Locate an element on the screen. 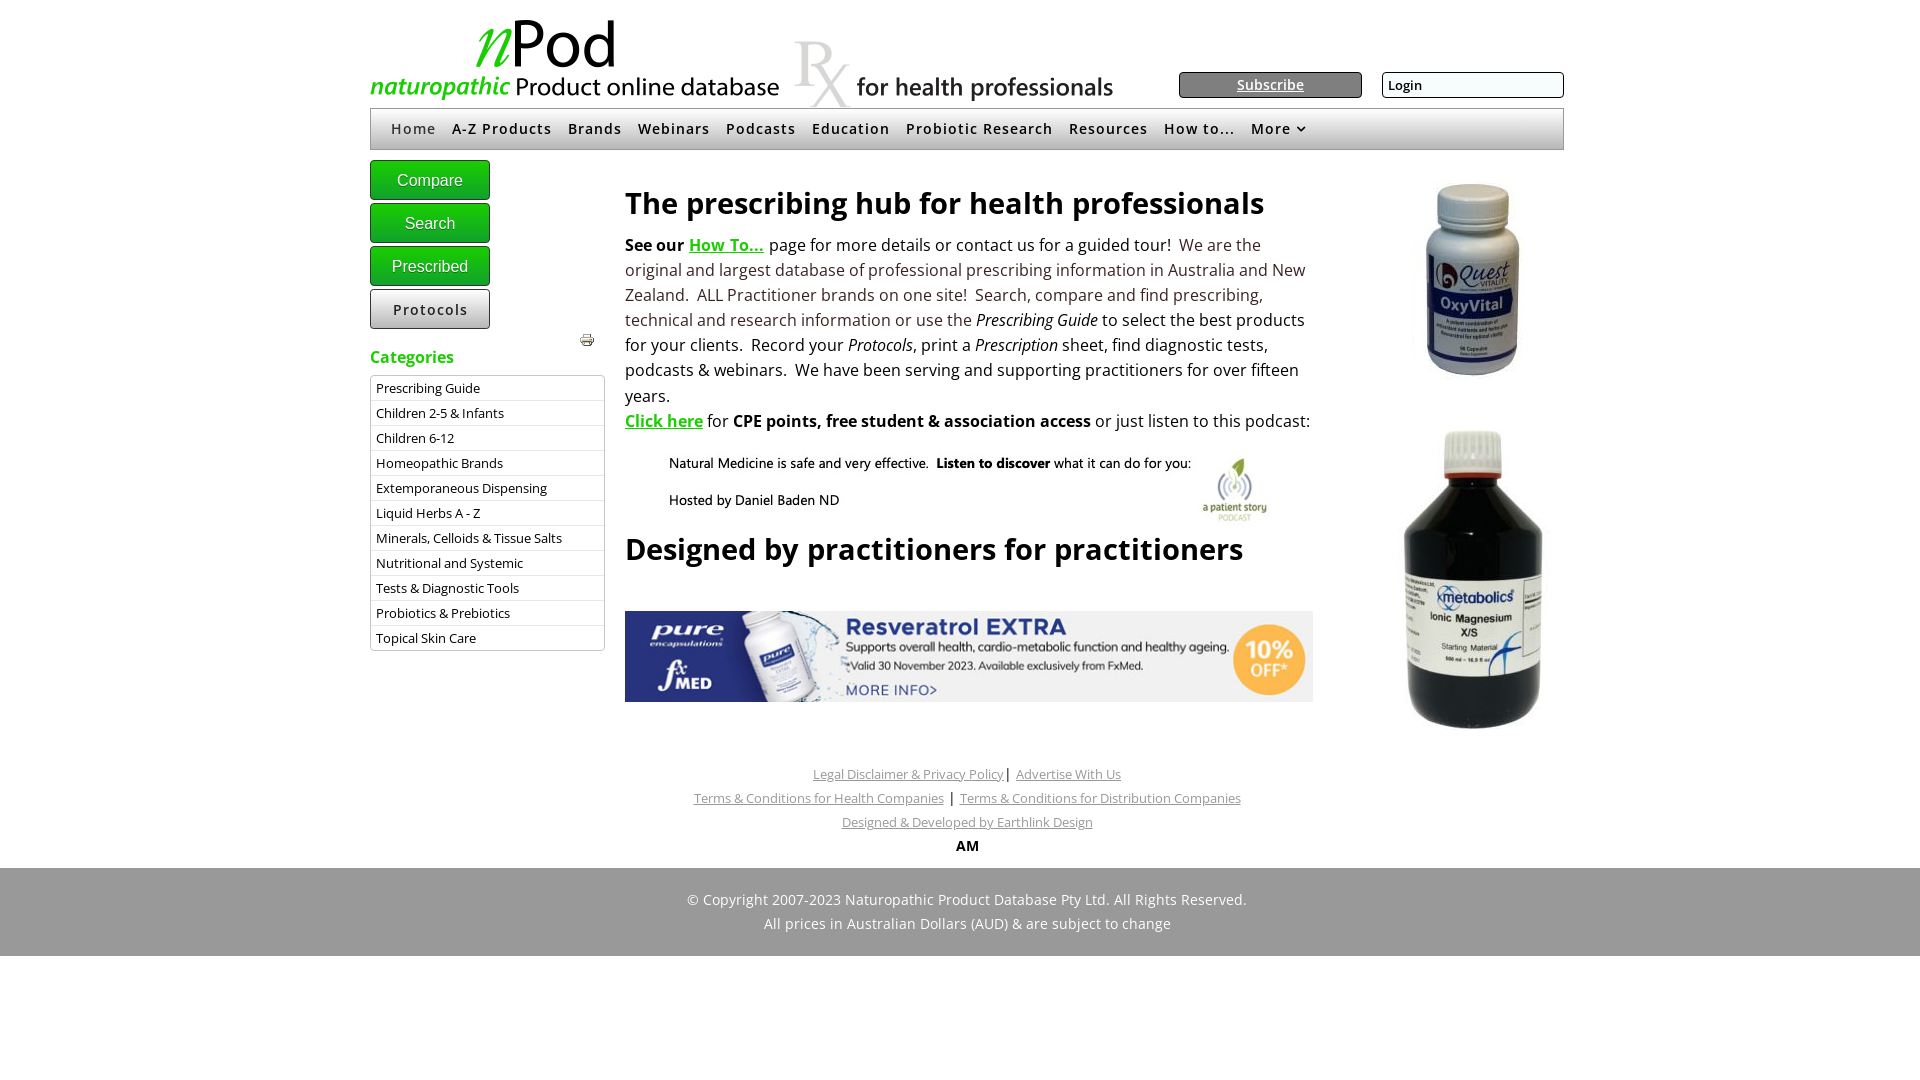 The image size is (1920, 1080). 'Resources' is located at coordinates (1107, 128).